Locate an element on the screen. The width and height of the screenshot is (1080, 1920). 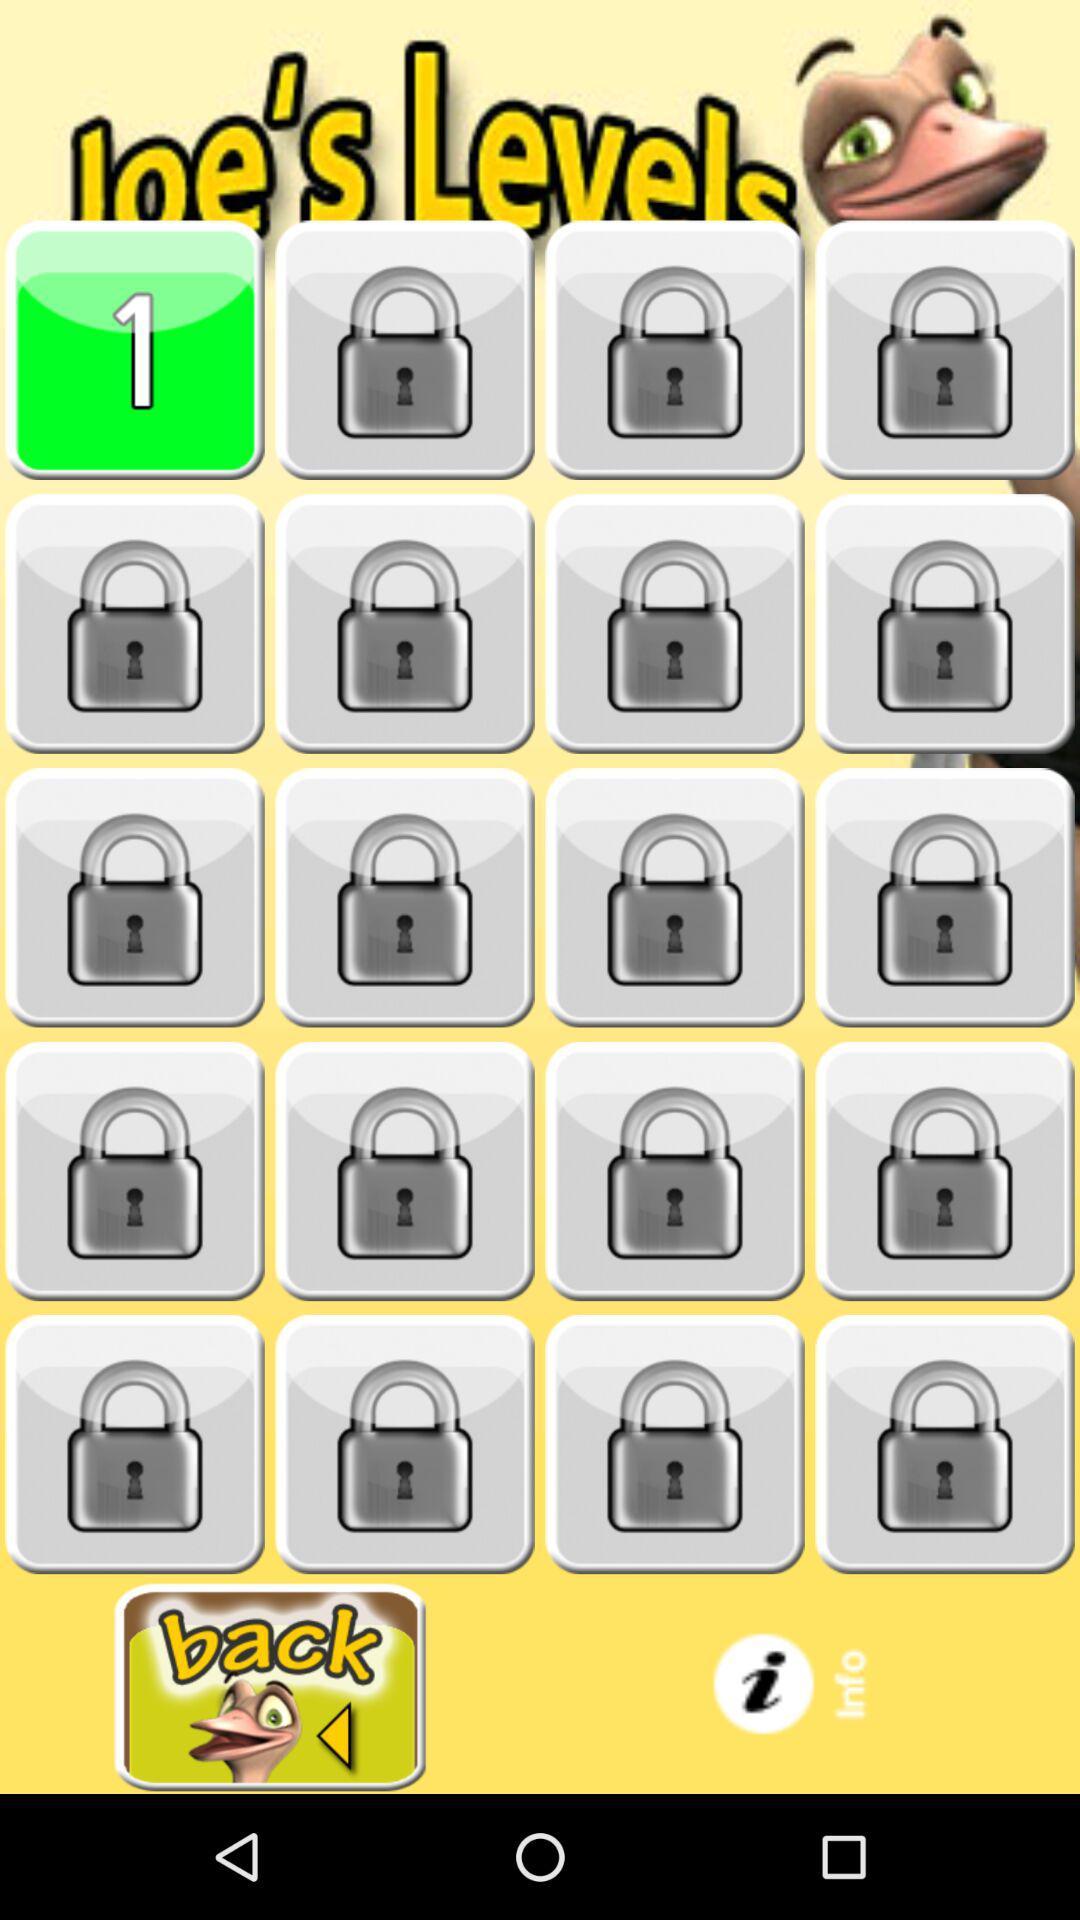
locked is located at coordinates (945, 897).